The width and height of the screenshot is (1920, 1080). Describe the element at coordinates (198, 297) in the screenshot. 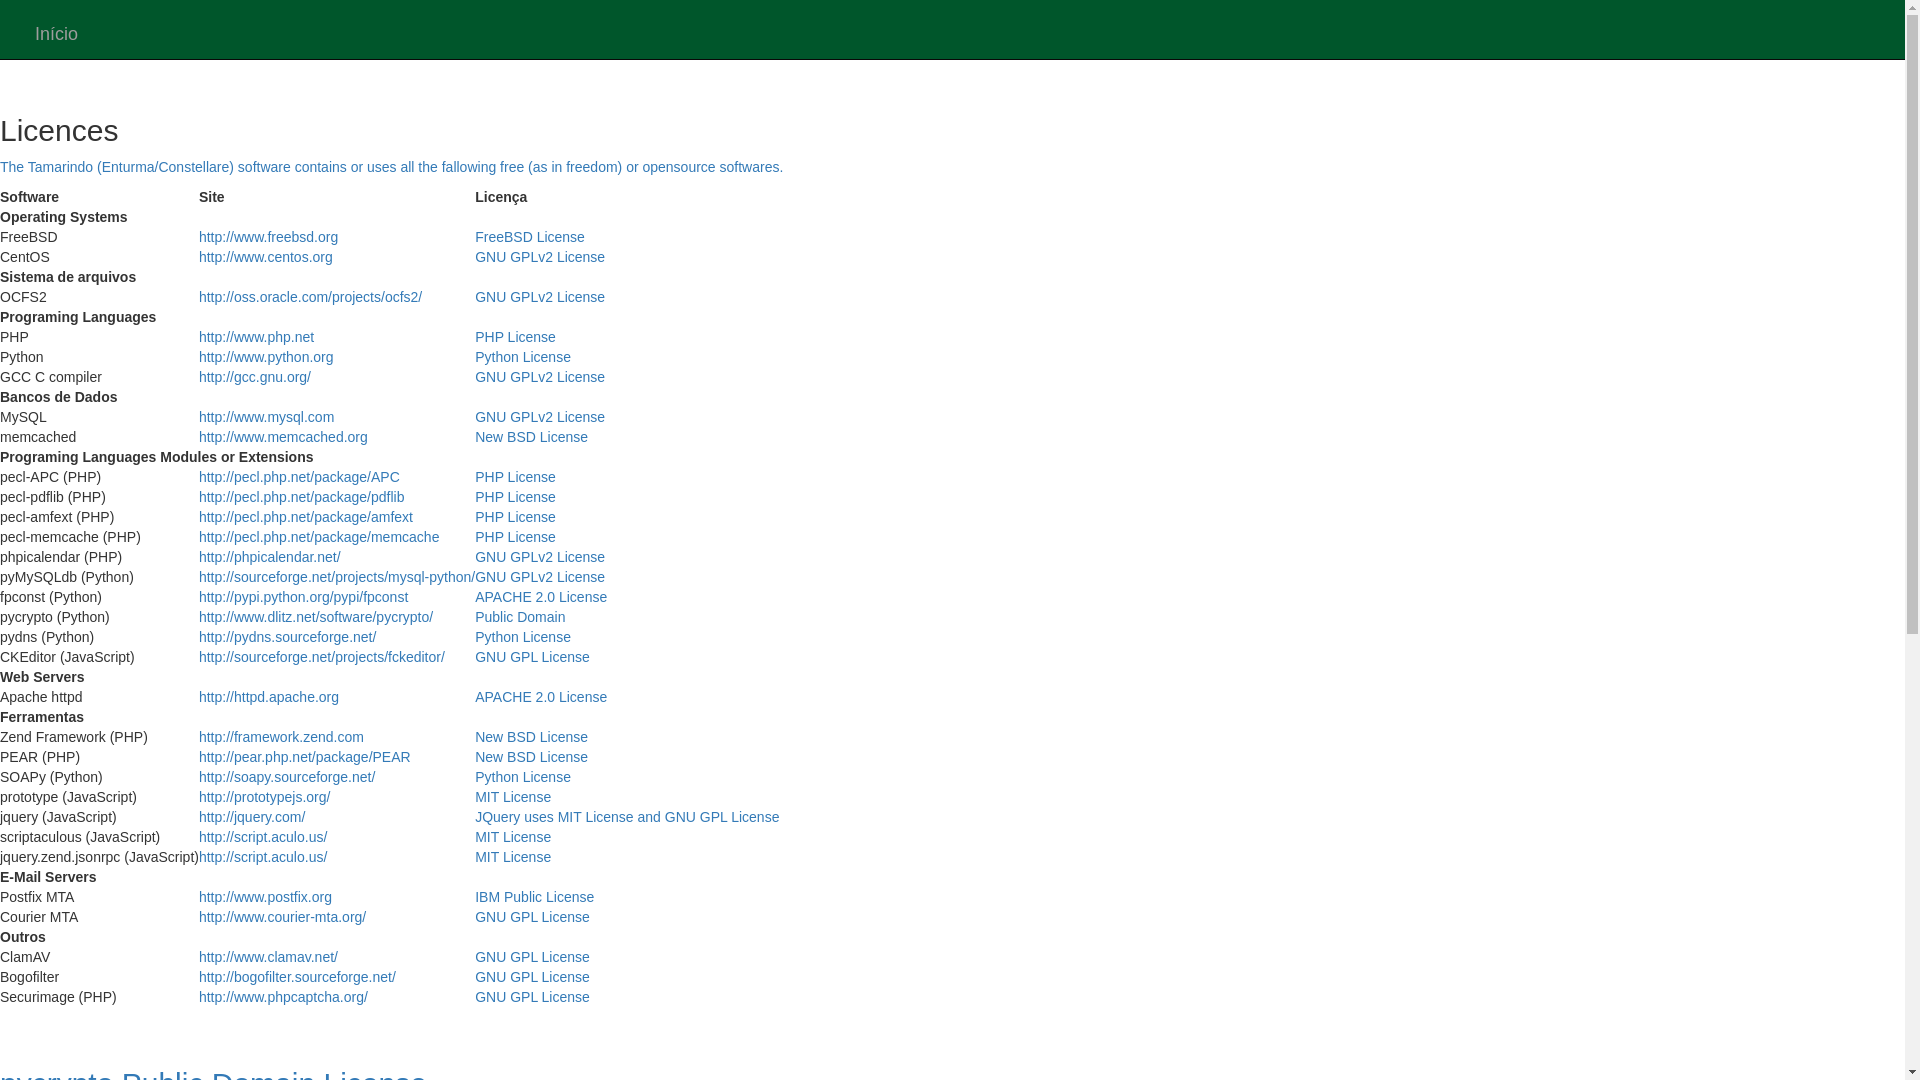

I see `'http://oss.oracle.com/projects/ocfs2/'` at that location.